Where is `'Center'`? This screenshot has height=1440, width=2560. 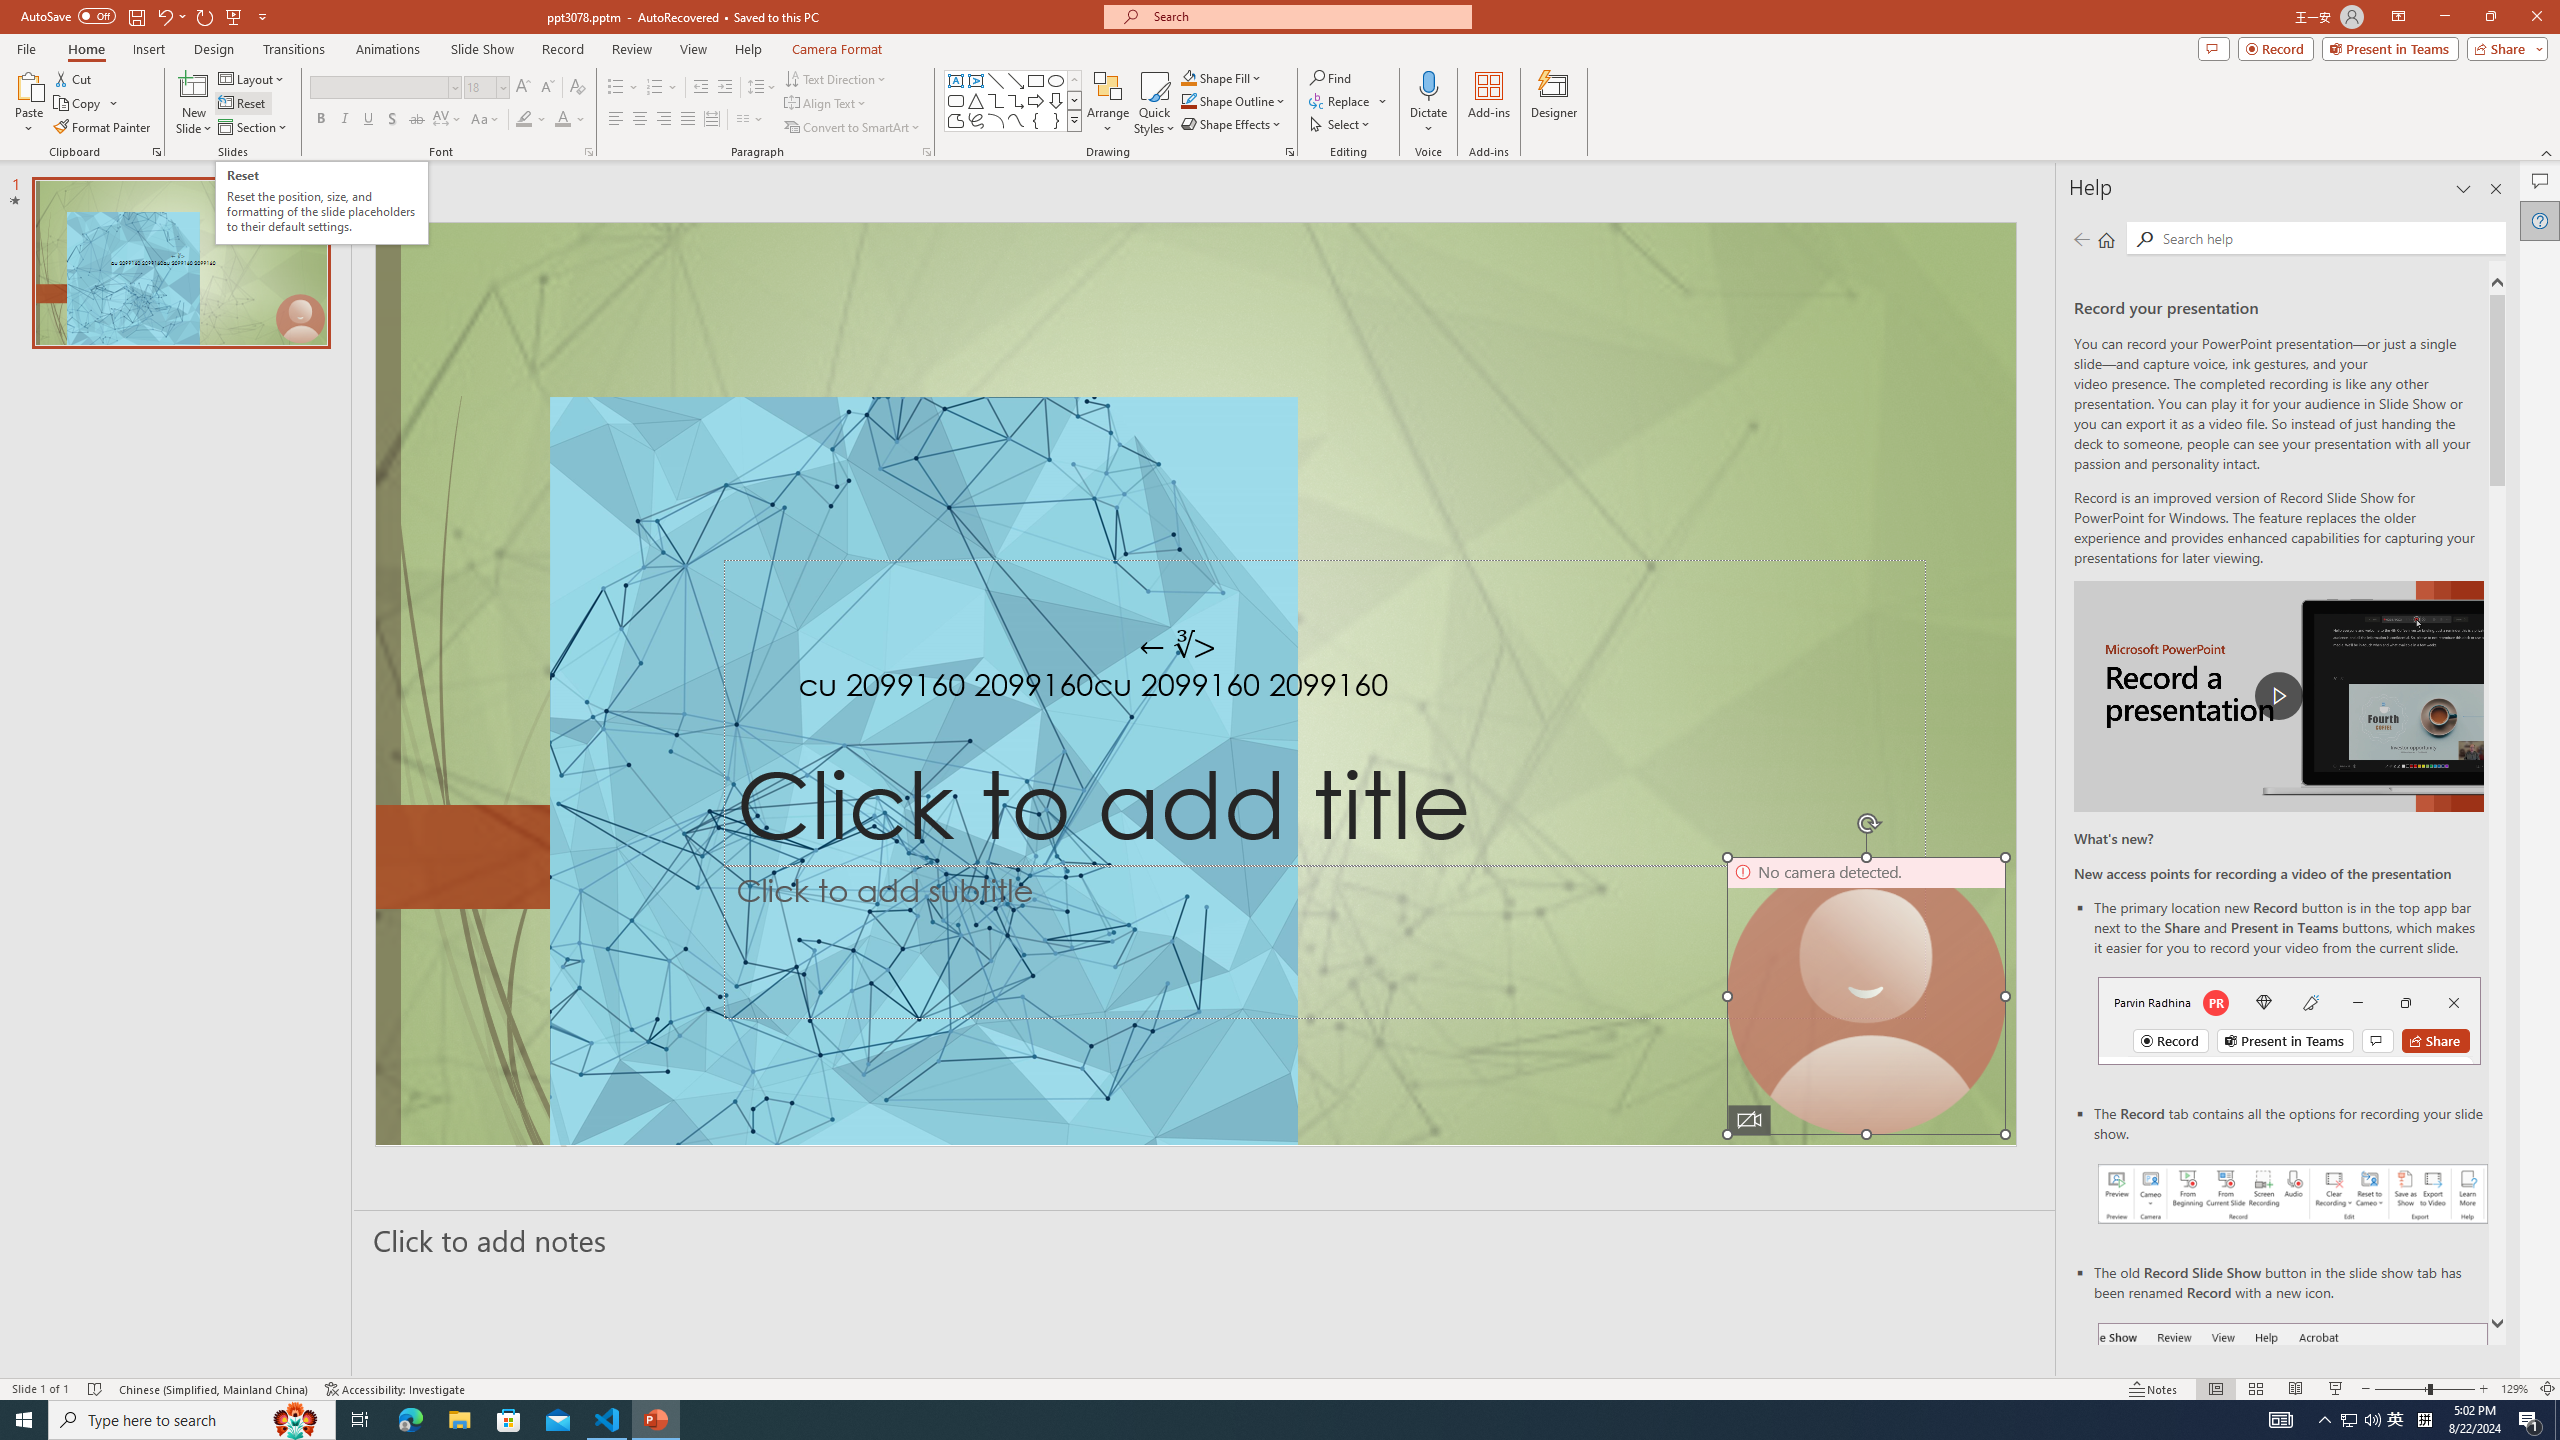 'Center' is located at coordinates (640, 118).